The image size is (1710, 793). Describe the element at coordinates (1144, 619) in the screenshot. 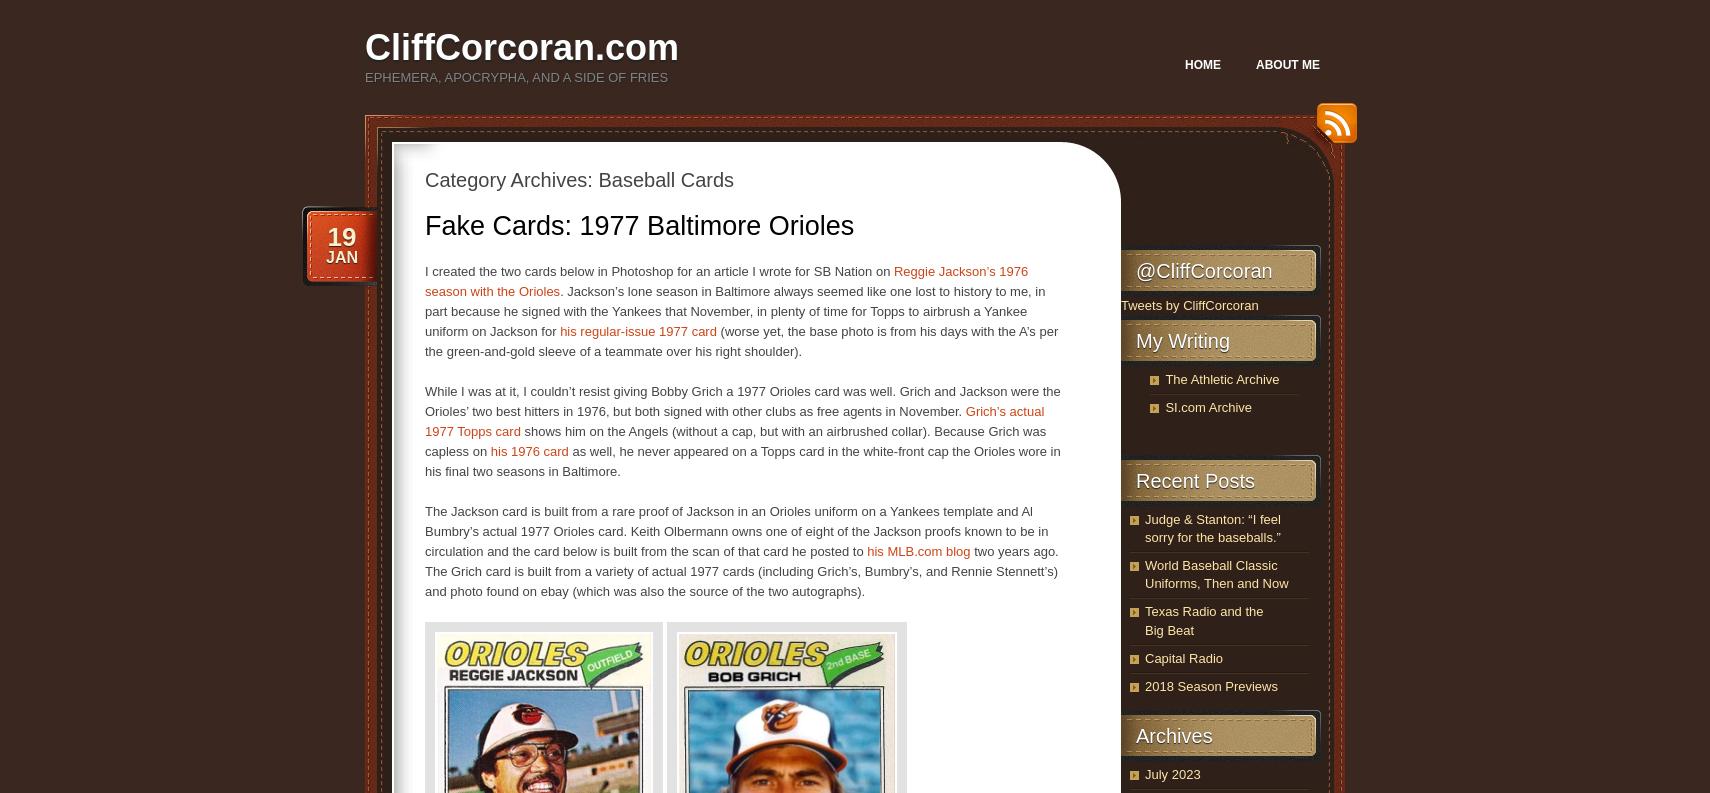

I see `'Texas Radio and the Big Beat'` at that location.